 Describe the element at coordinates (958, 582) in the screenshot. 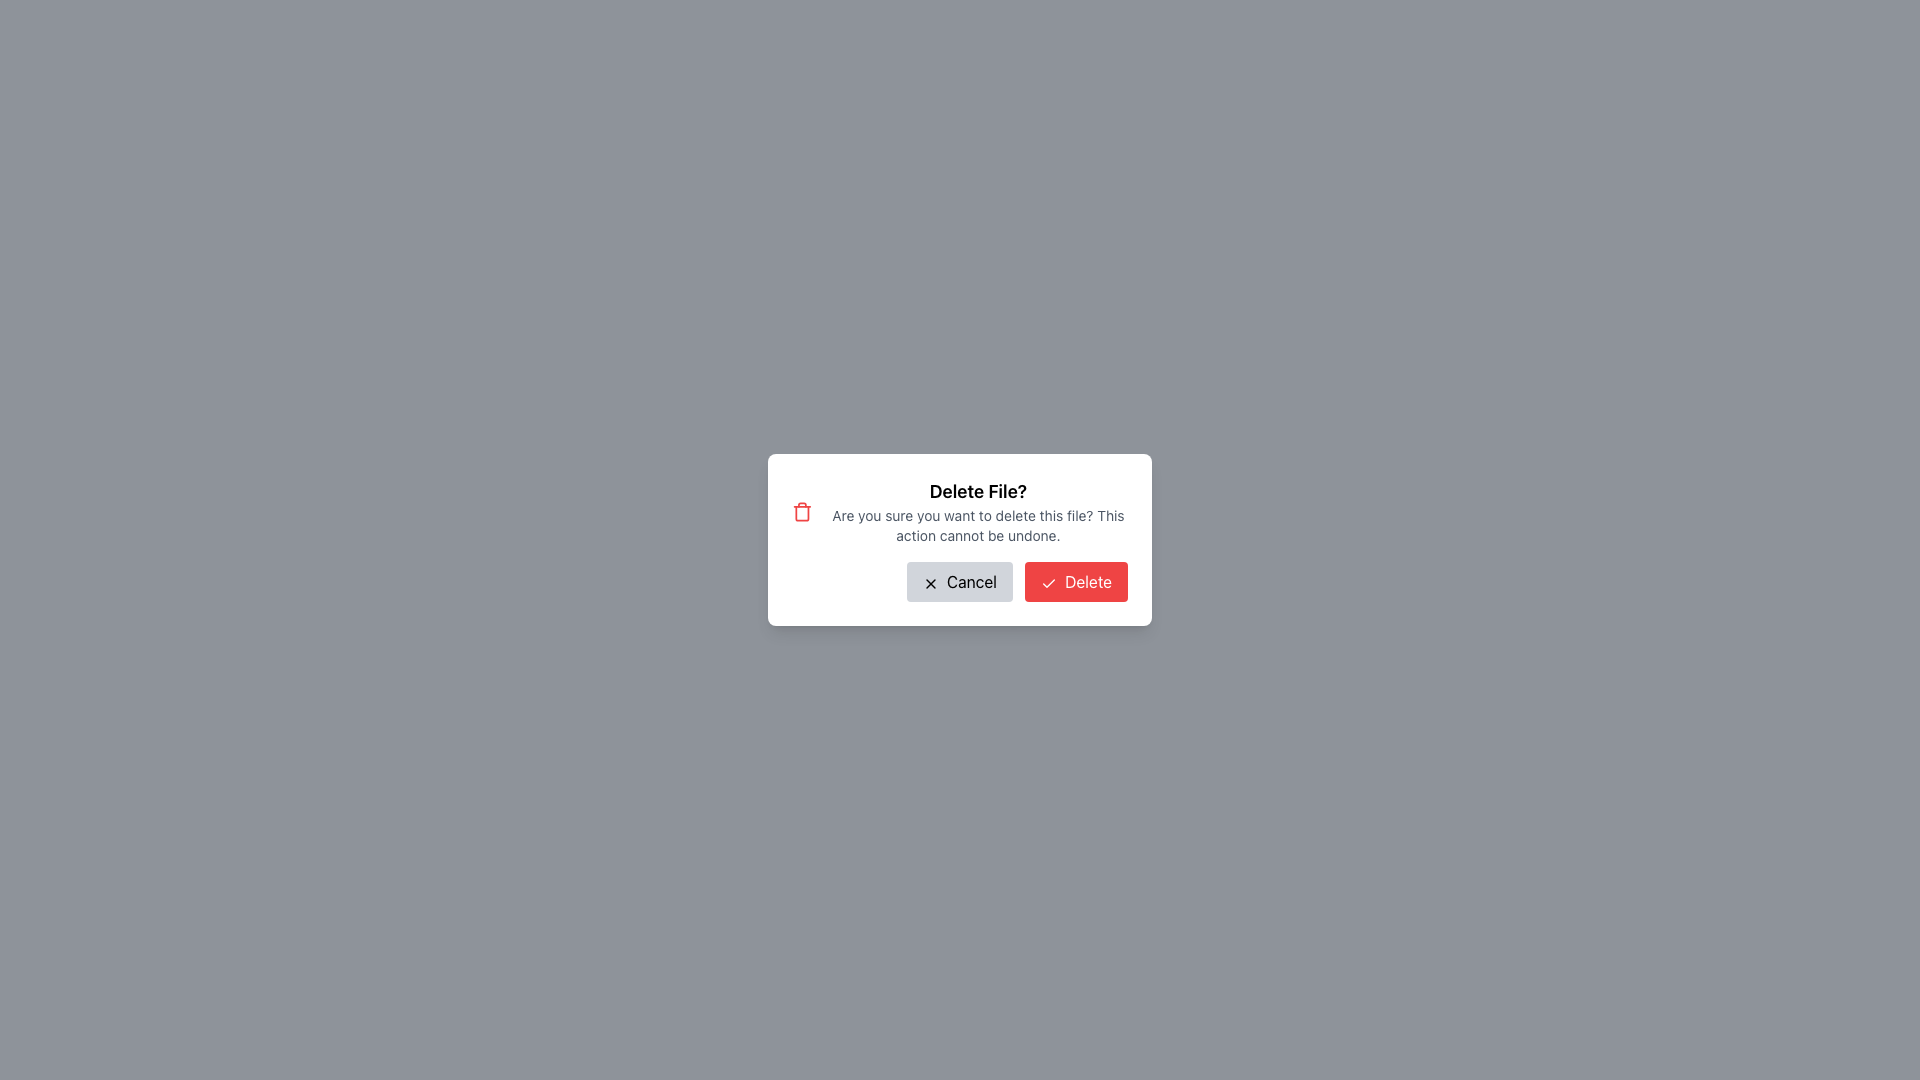

I see `the 'Cancel' button located at the bottom left of the dialog box to discard the current operation and return to the previous state` at that location.